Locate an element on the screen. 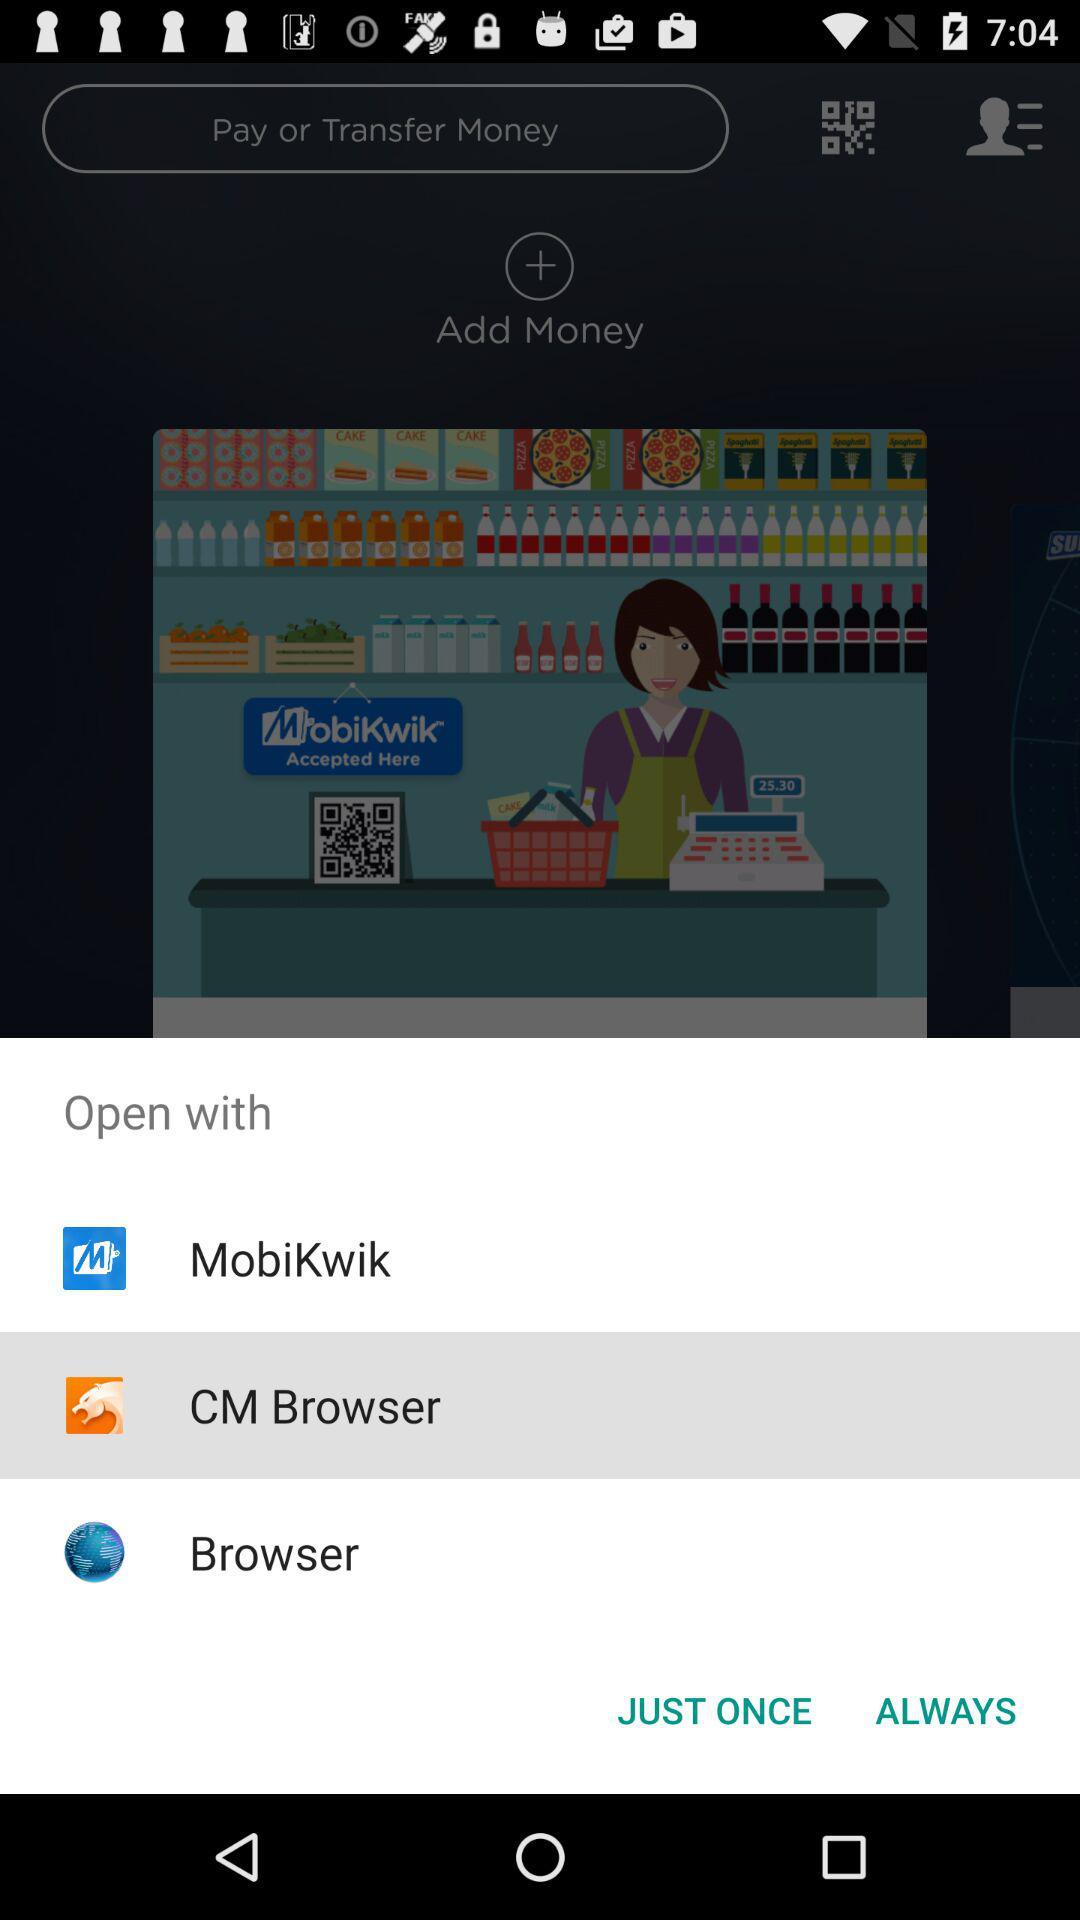  pay or transfer money on the top of the screen is located at coordinates (495, 134).